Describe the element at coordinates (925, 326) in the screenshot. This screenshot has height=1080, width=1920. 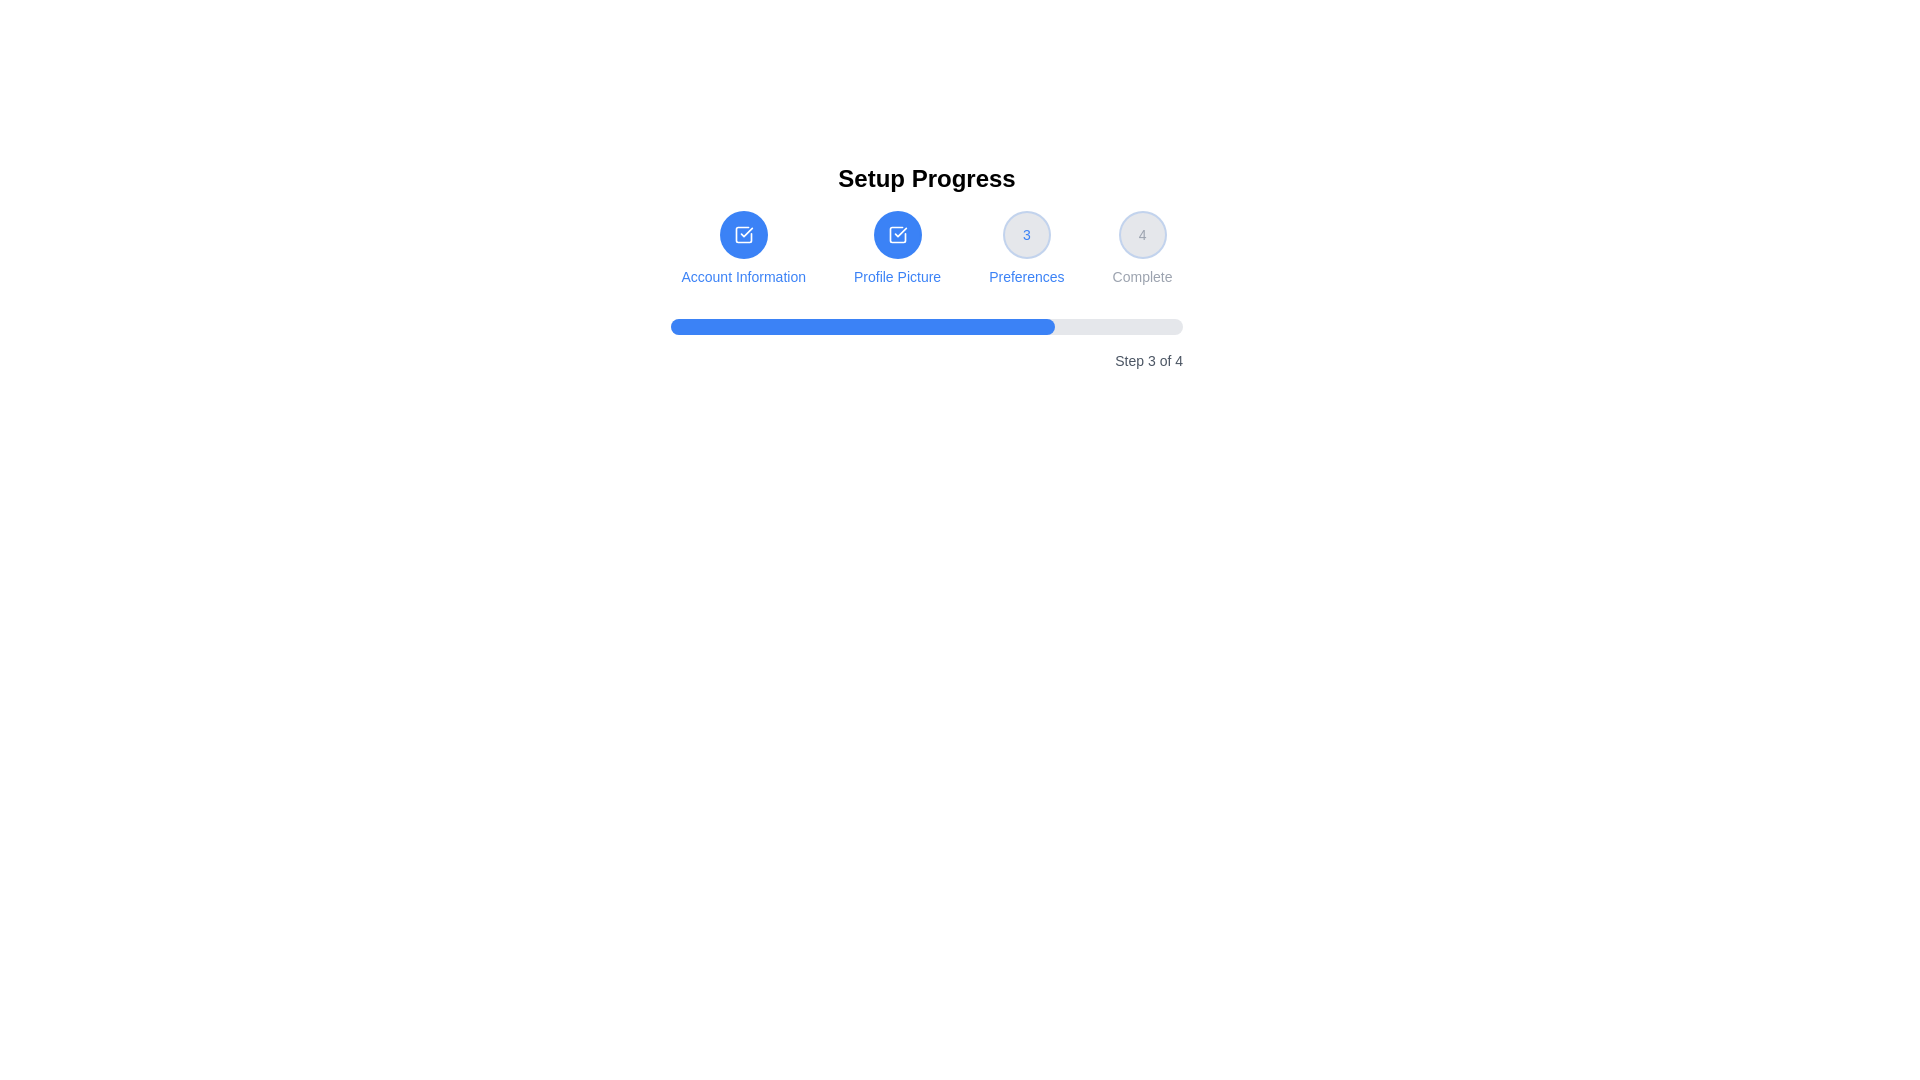
I see `the Progress bar that visually communicates progress, positioned centrally below 'Setup Progress' and adjacent to 'Step 3 of 4'` at that location.